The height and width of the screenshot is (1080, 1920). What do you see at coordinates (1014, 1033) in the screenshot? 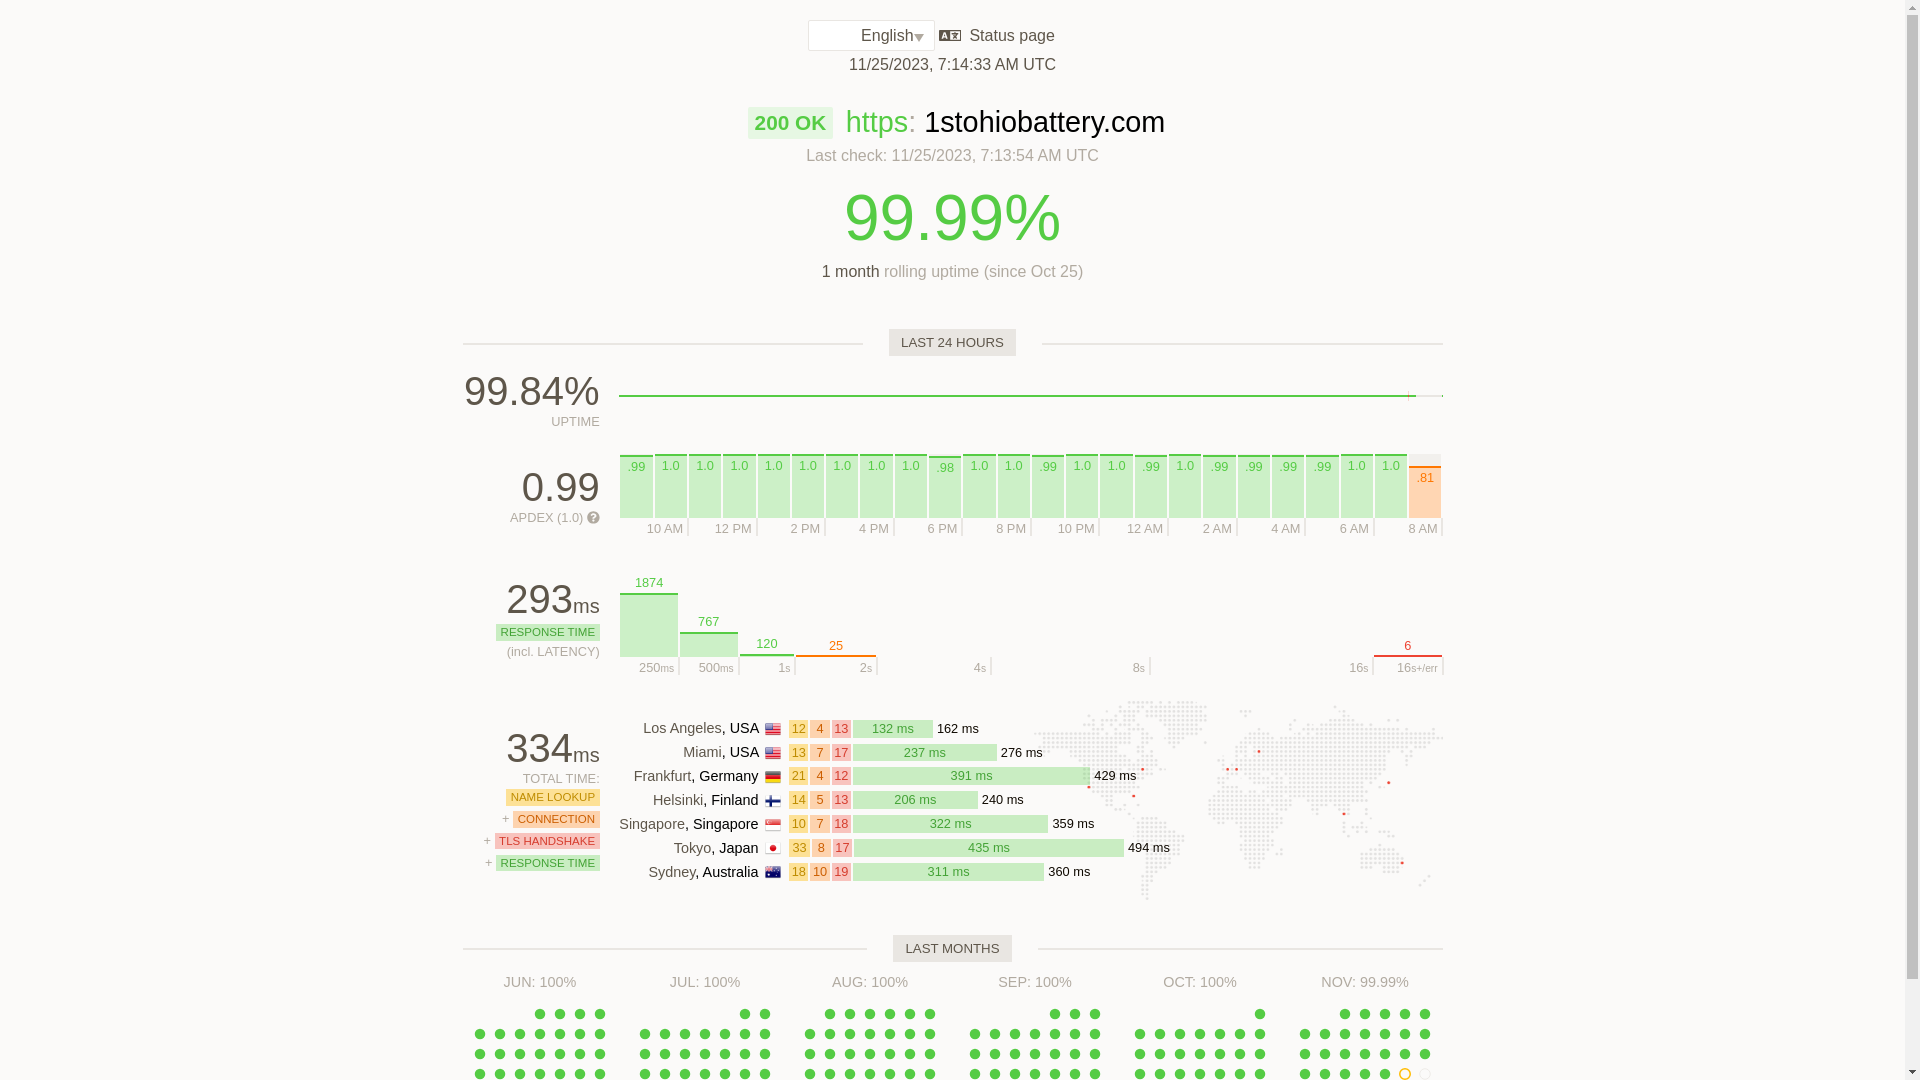
I see `'<small>Sep 06:</small> No downtime'` at bounding box center [1014, 1033].